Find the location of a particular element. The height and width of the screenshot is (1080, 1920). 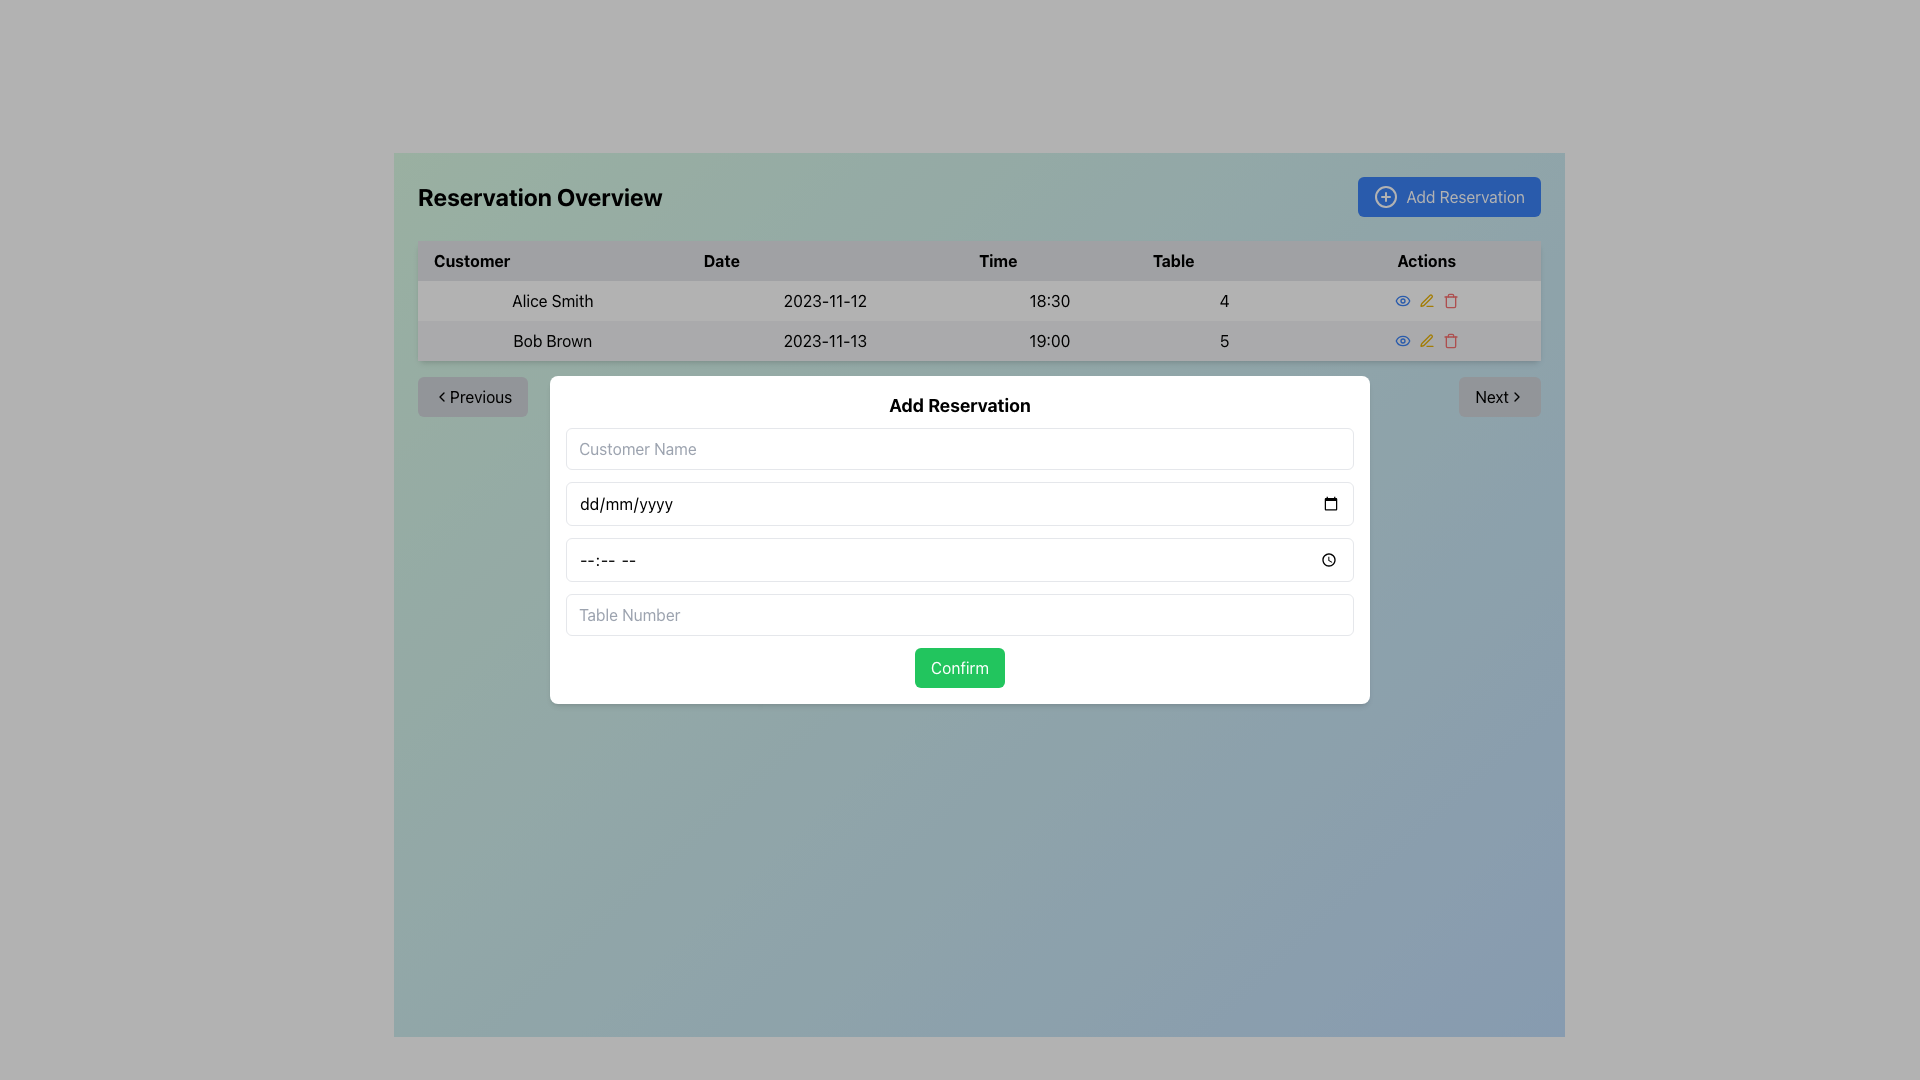

the yellow pencil icon button is located at coordinates (1425, 339).